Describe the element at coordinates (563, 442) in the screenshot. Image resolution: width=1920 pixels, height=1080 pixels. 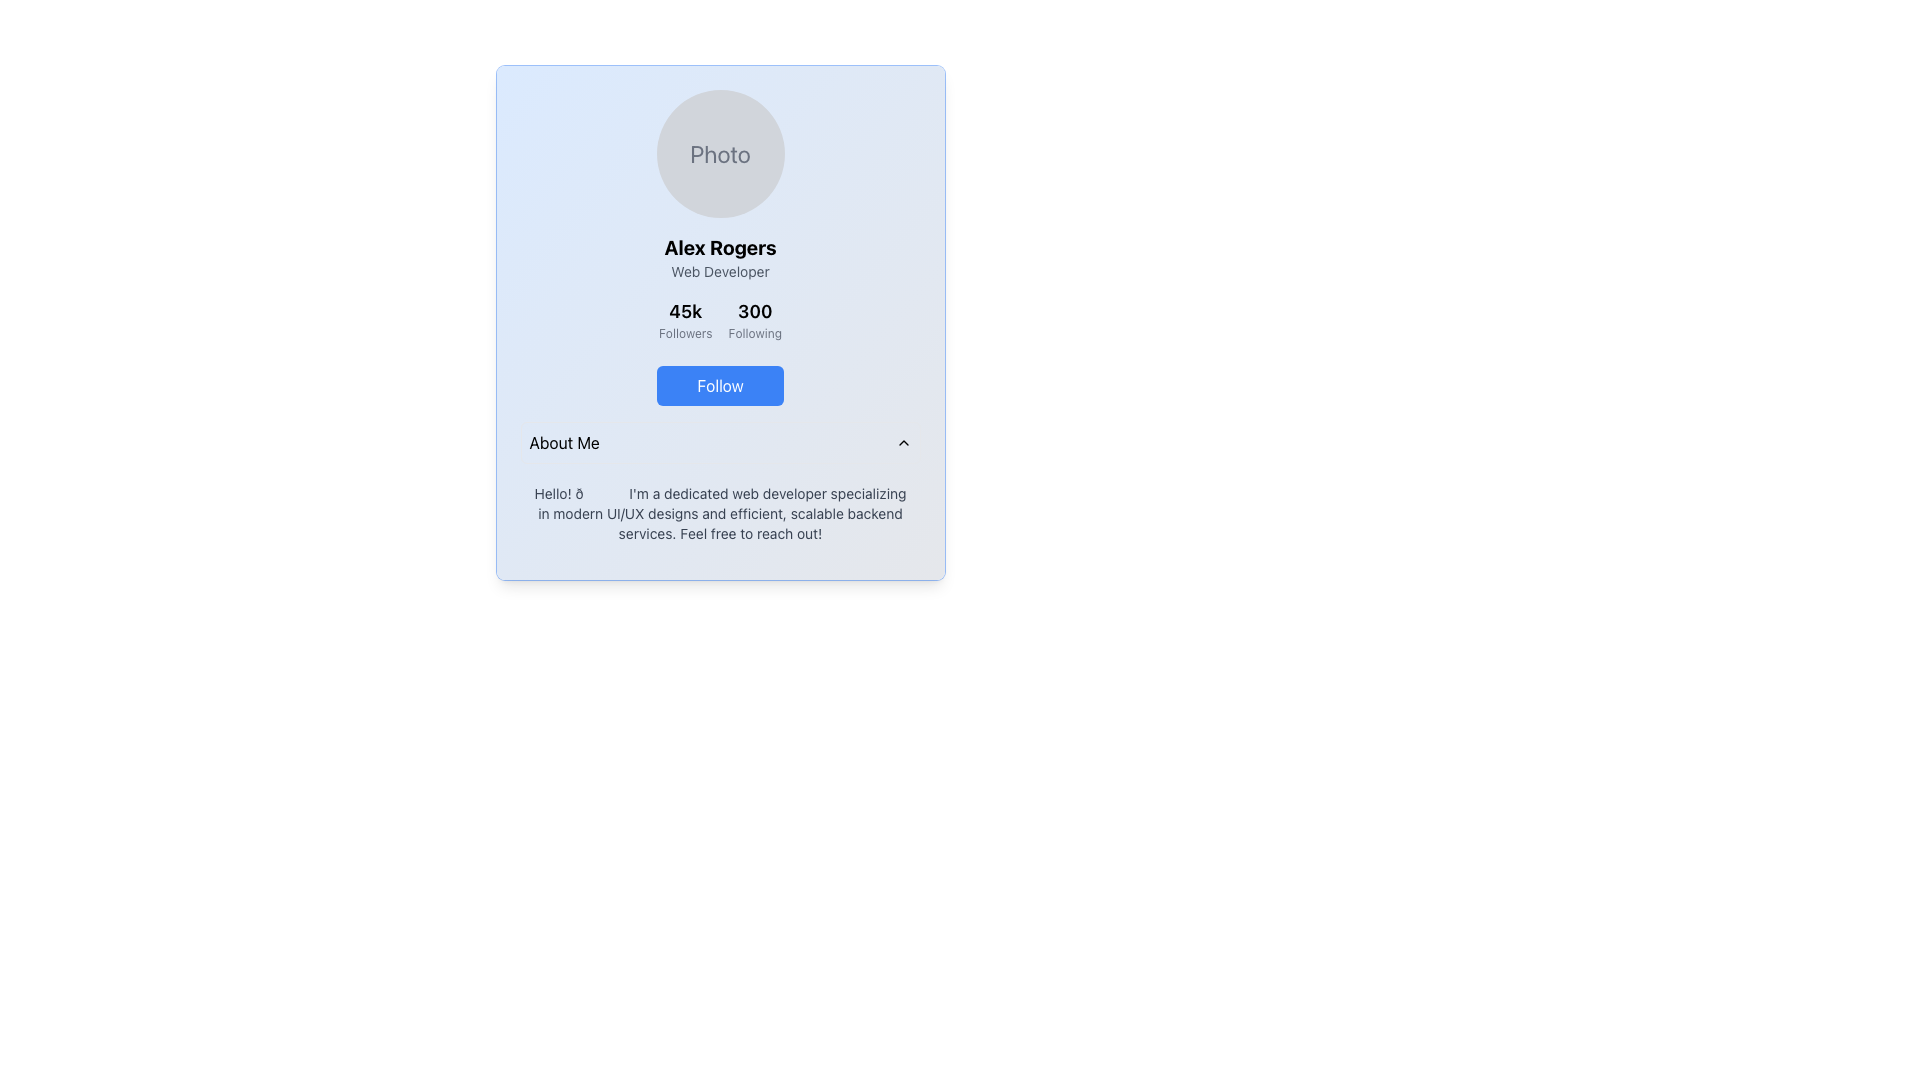
I see `the 'About Me' text label located in the bottom-left section of the profile card` at that location.